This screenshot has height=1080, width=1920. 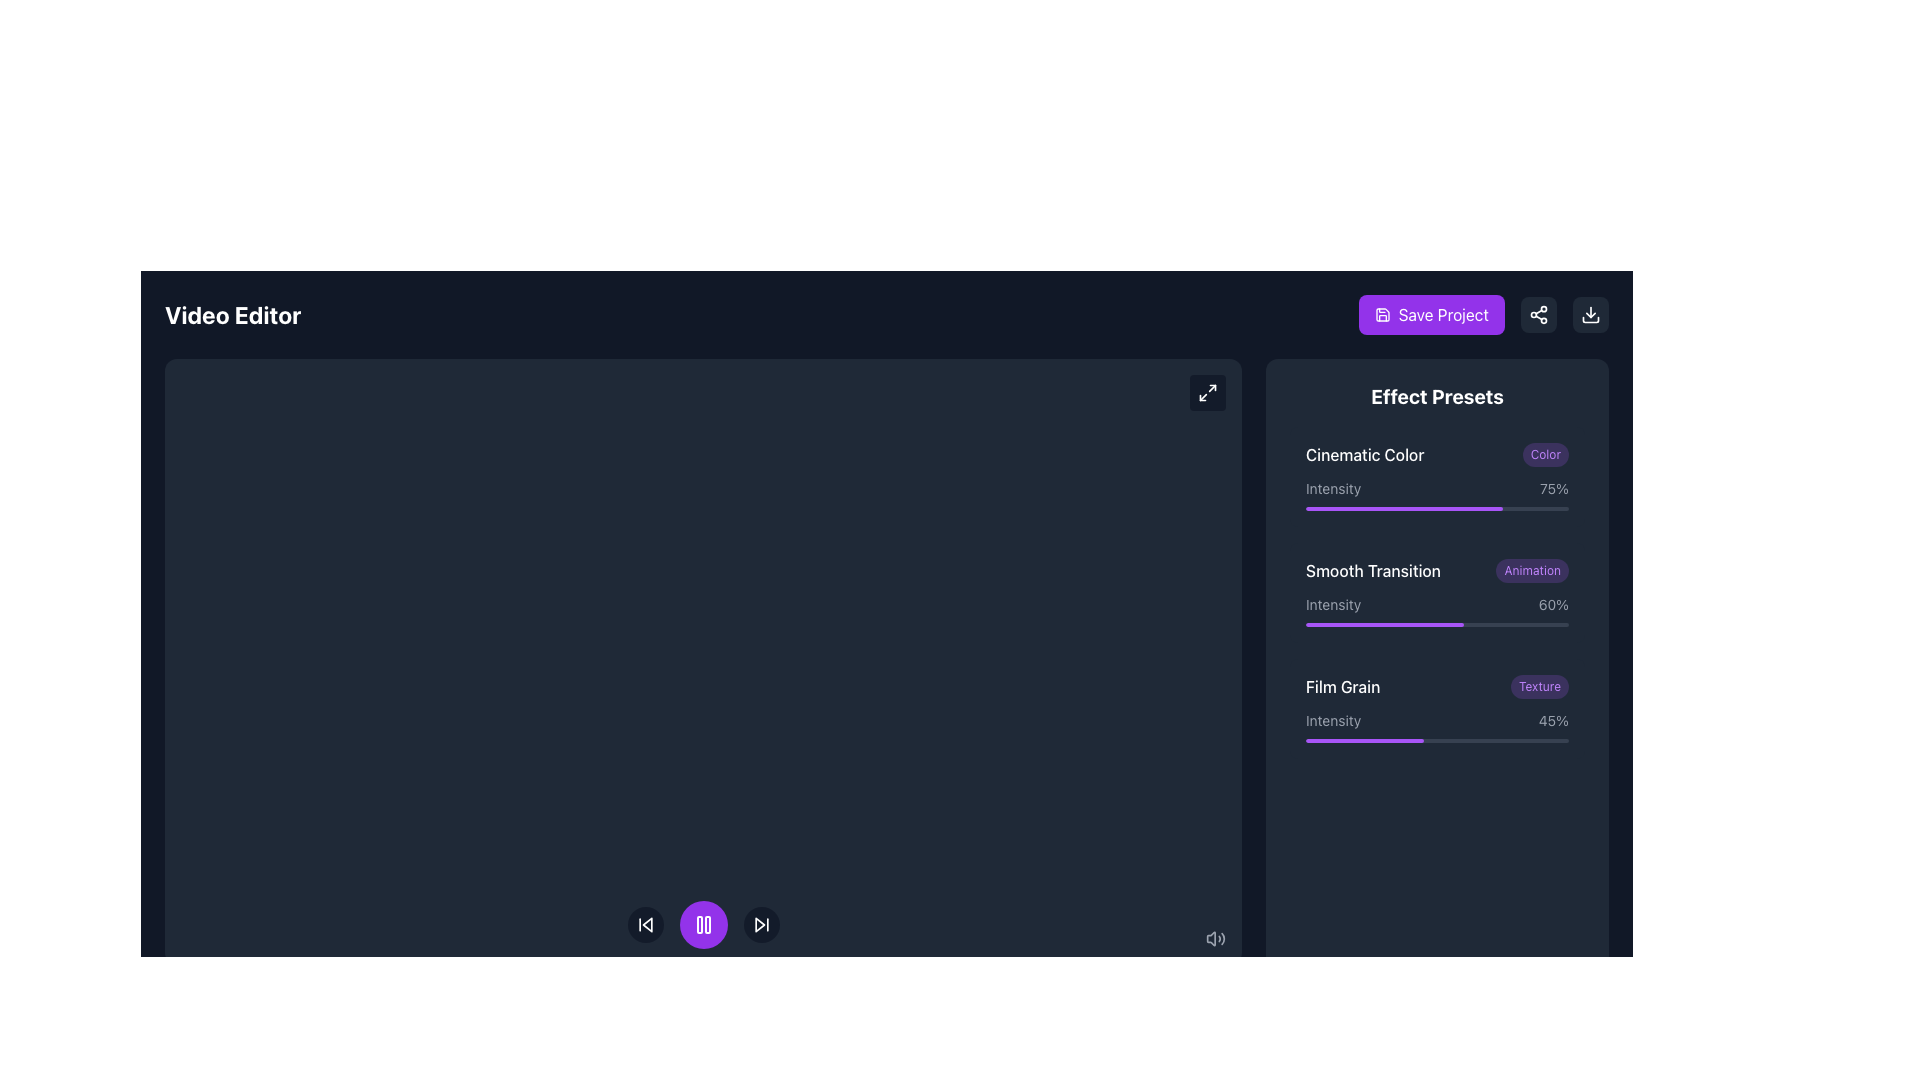 I want to click on the 'Intensity' text label, which describes the setting for the 'Cinematic Color' effect in the 'Effect Presets' section, so click(x=1333, y=489).